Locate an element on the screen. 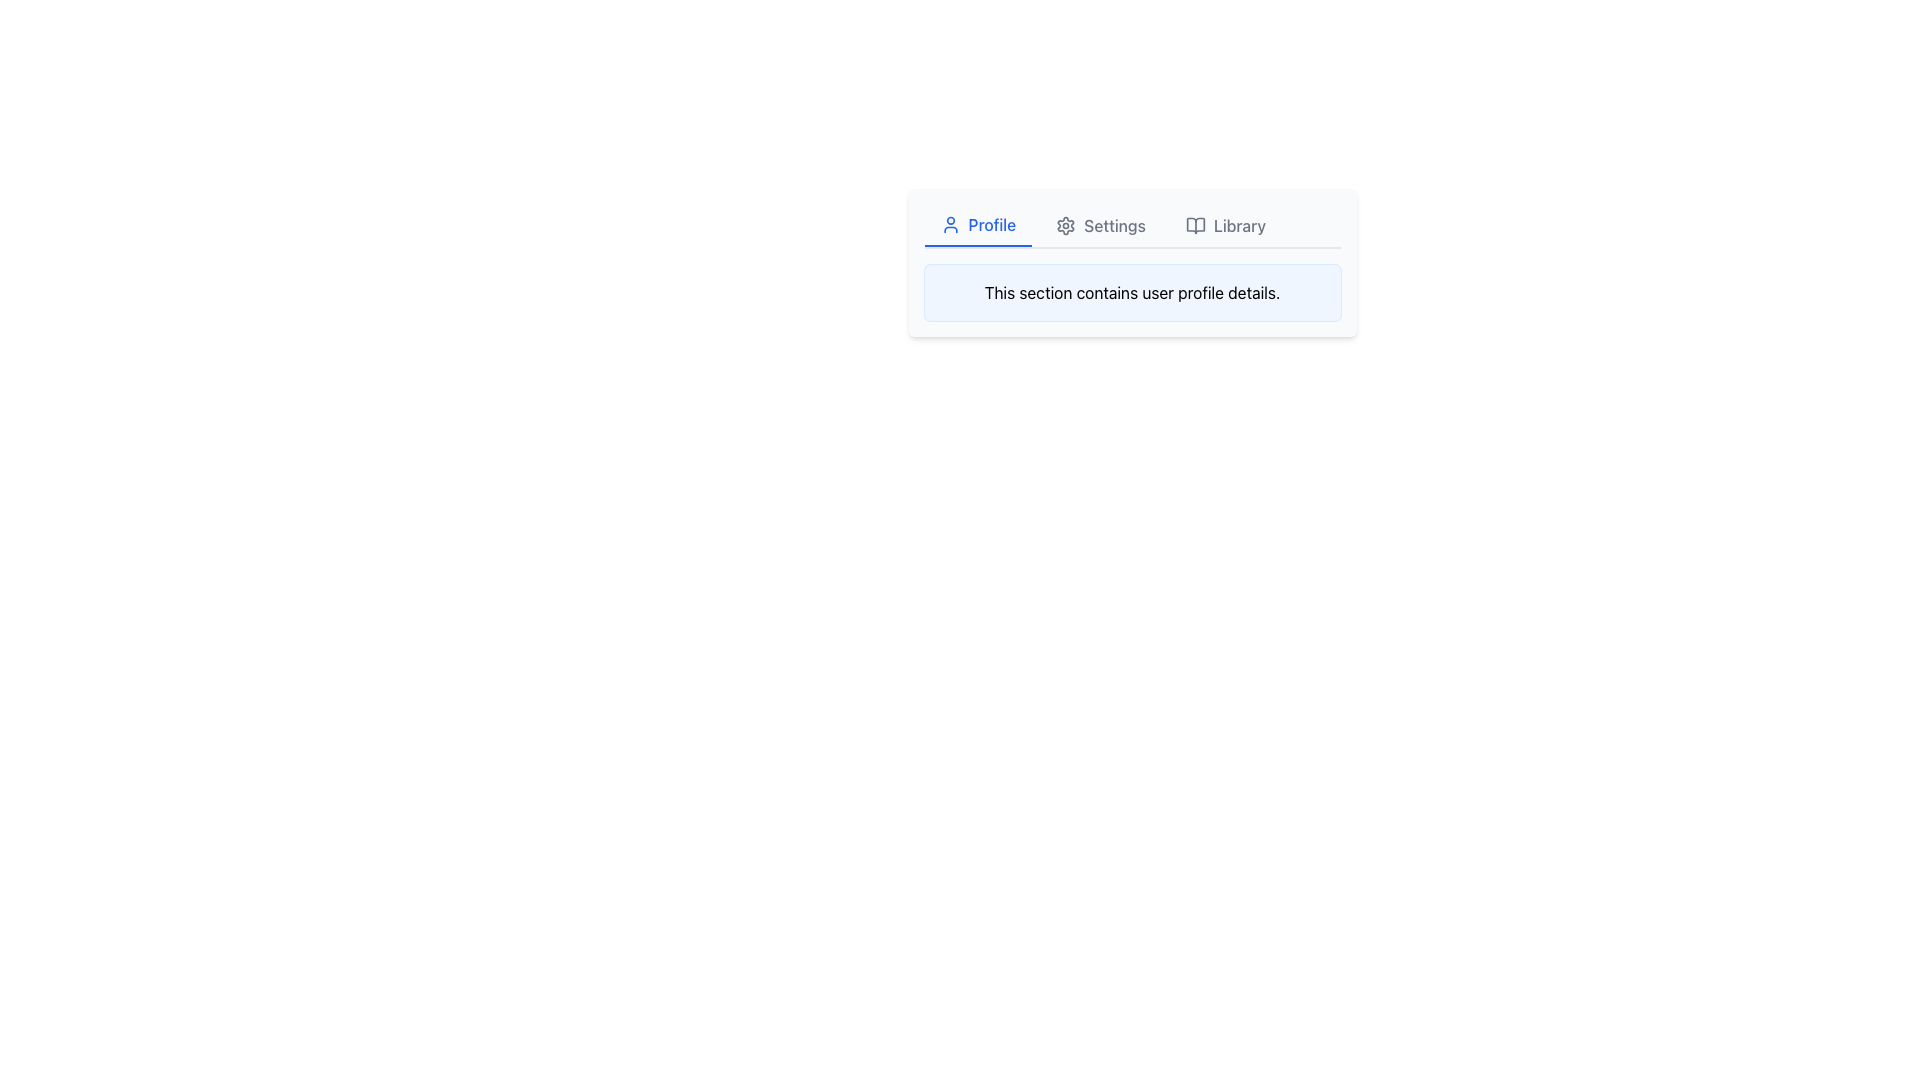 This screenshot has height=1080, width=1920. the 'Profile' tab located in the upper-right section of the interface is located at coordinates (978, 225).